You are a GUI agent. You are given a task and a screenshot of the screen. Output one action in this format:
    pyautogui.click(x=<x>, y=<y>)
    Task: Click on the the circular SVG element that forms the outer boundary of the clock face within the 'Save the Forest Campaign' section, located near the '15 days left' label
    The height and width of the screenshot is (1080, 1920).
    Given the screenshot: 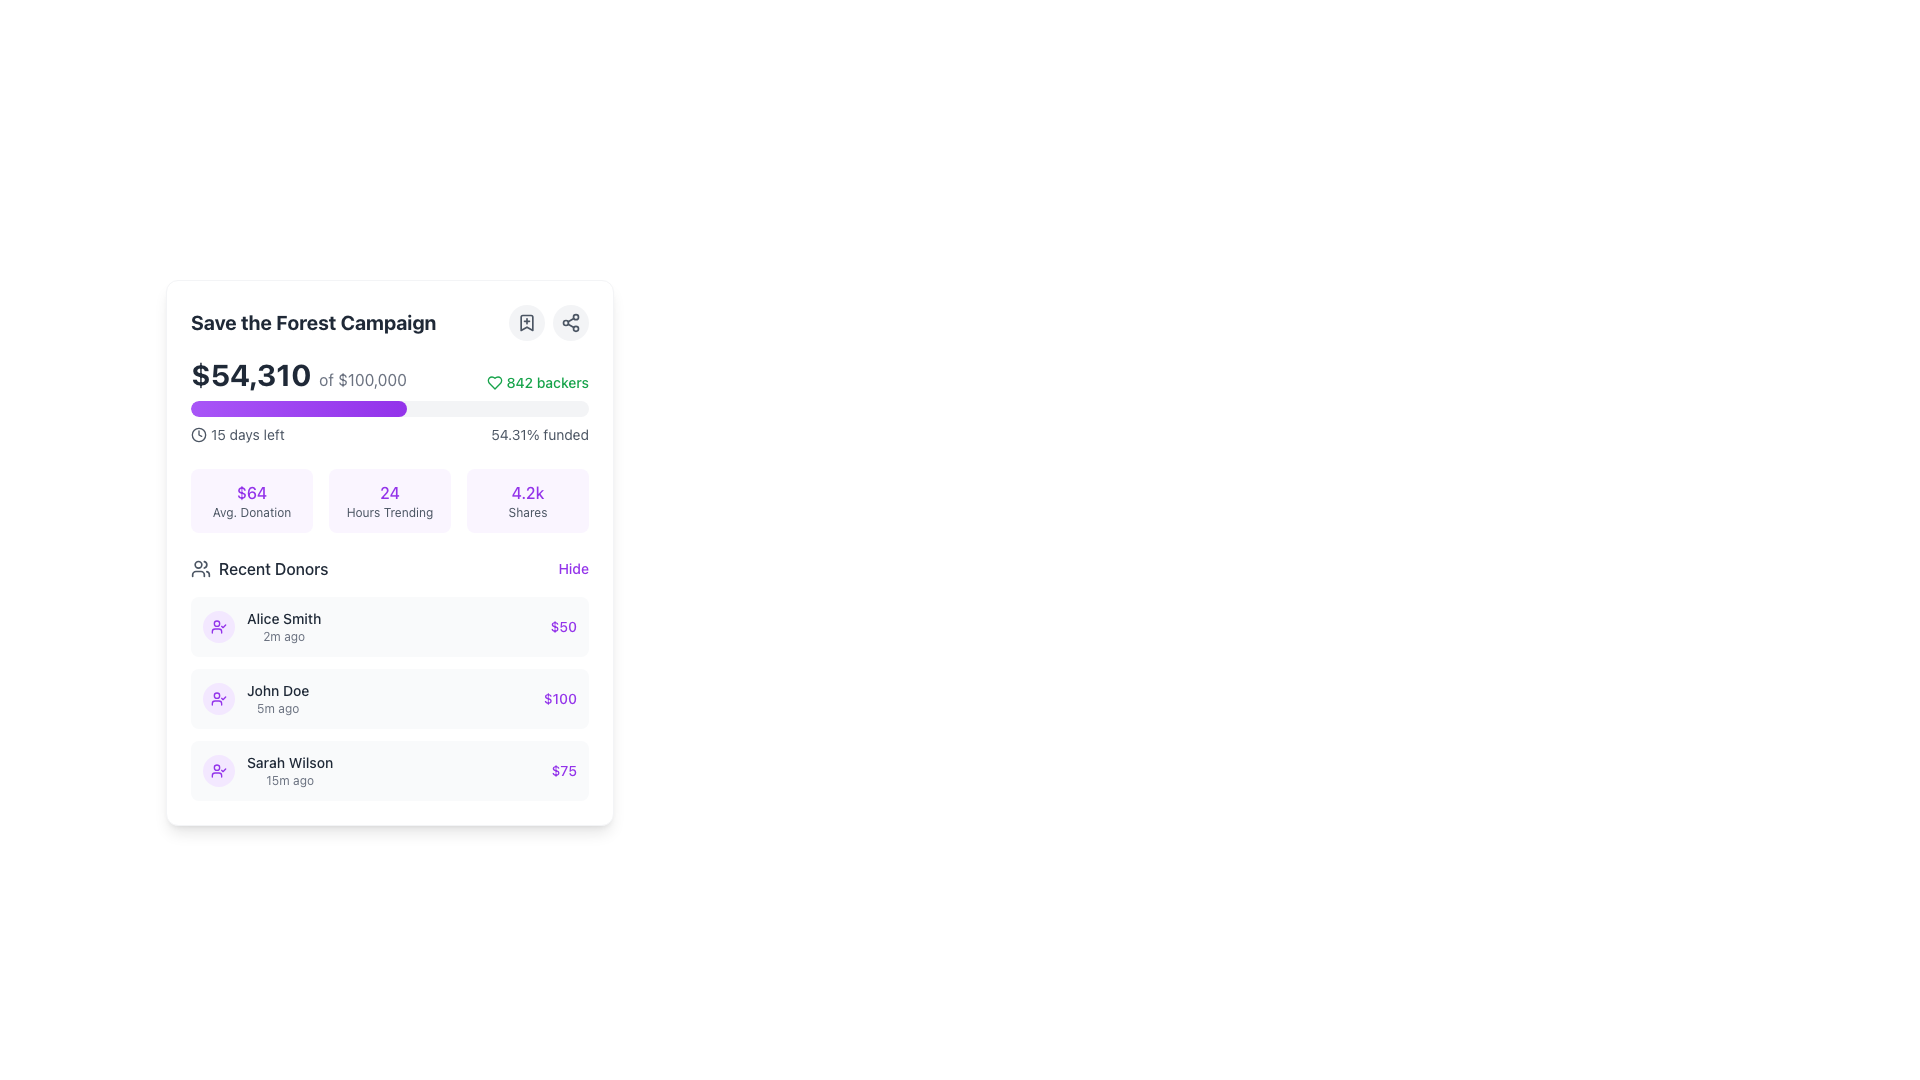 What is the action you would take?
    pyautogui.click(x=198, y=434)
    